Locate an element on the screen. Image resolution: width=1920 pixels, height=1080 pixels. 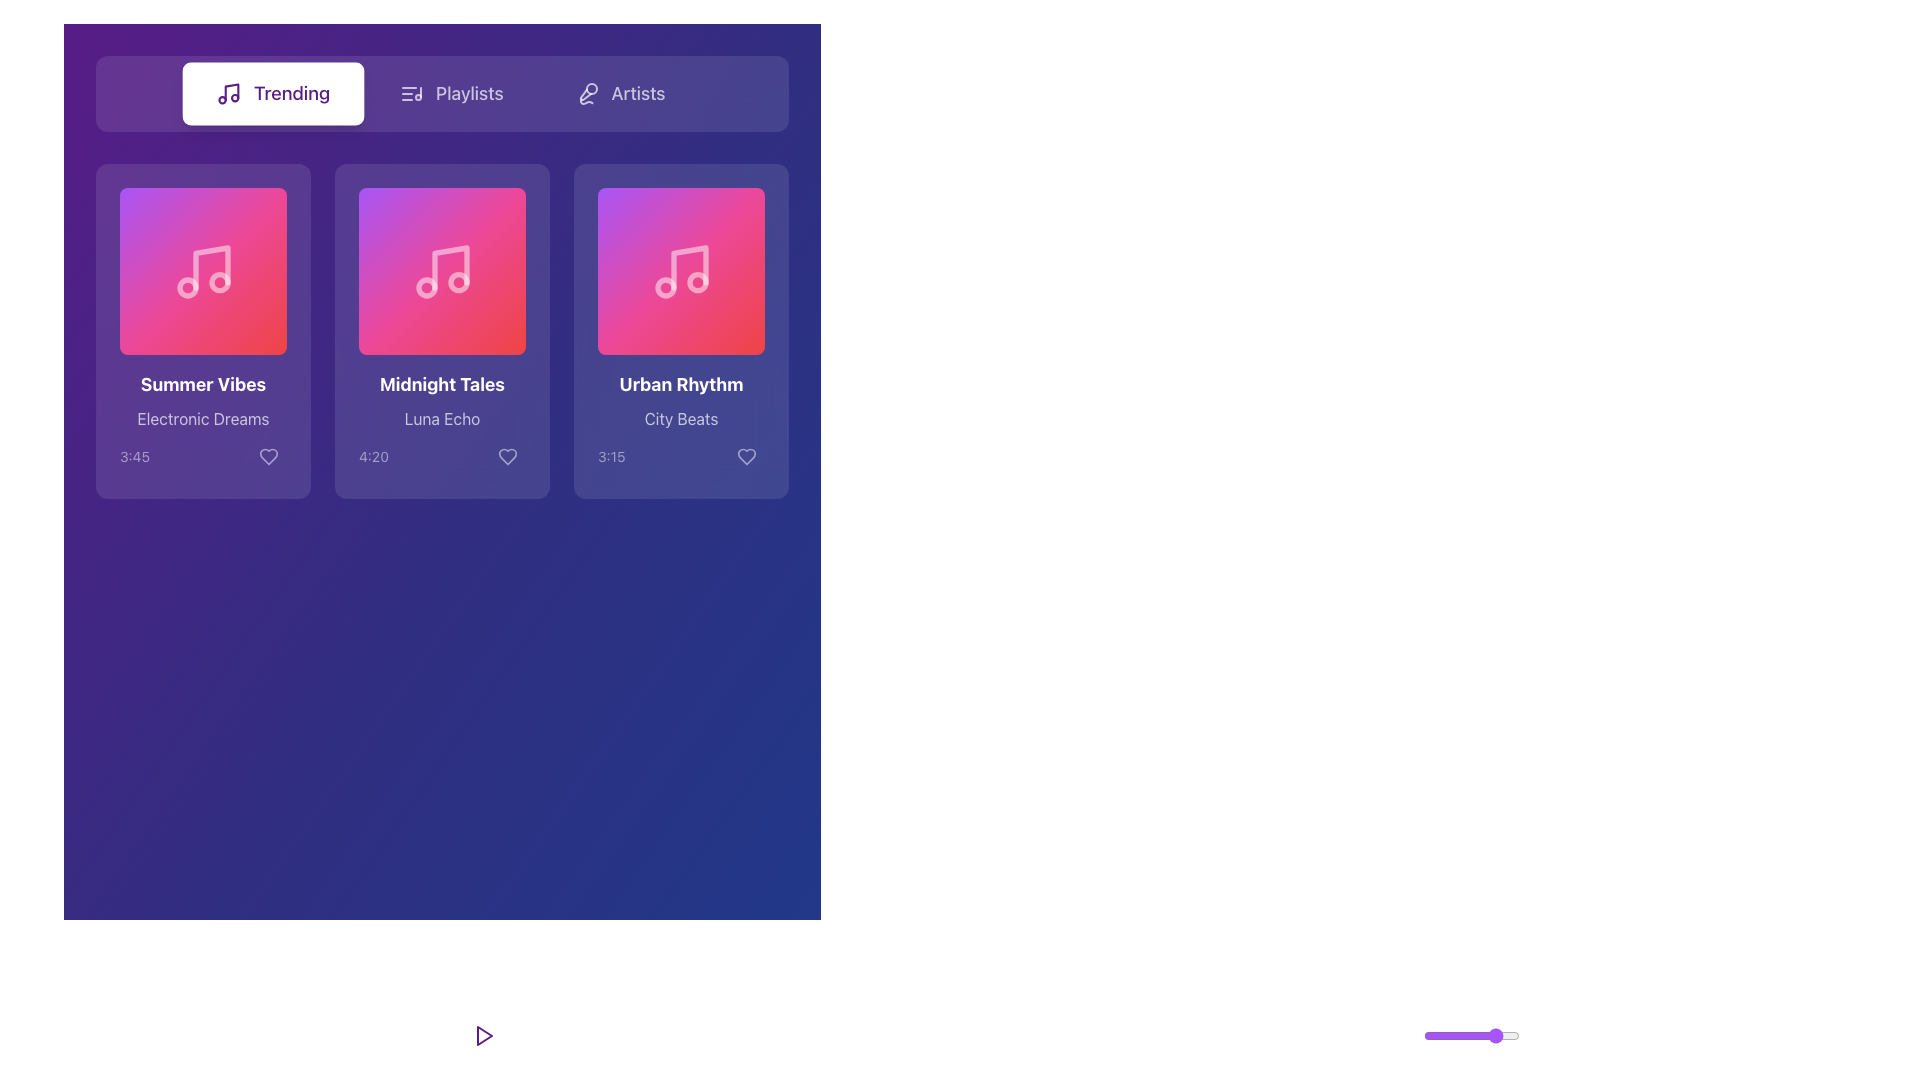
the heart-shaped icon located in the bottom right corner of the 'Urban Rhythm' card to mark it as a favorite is located at coordinates (746, 456).